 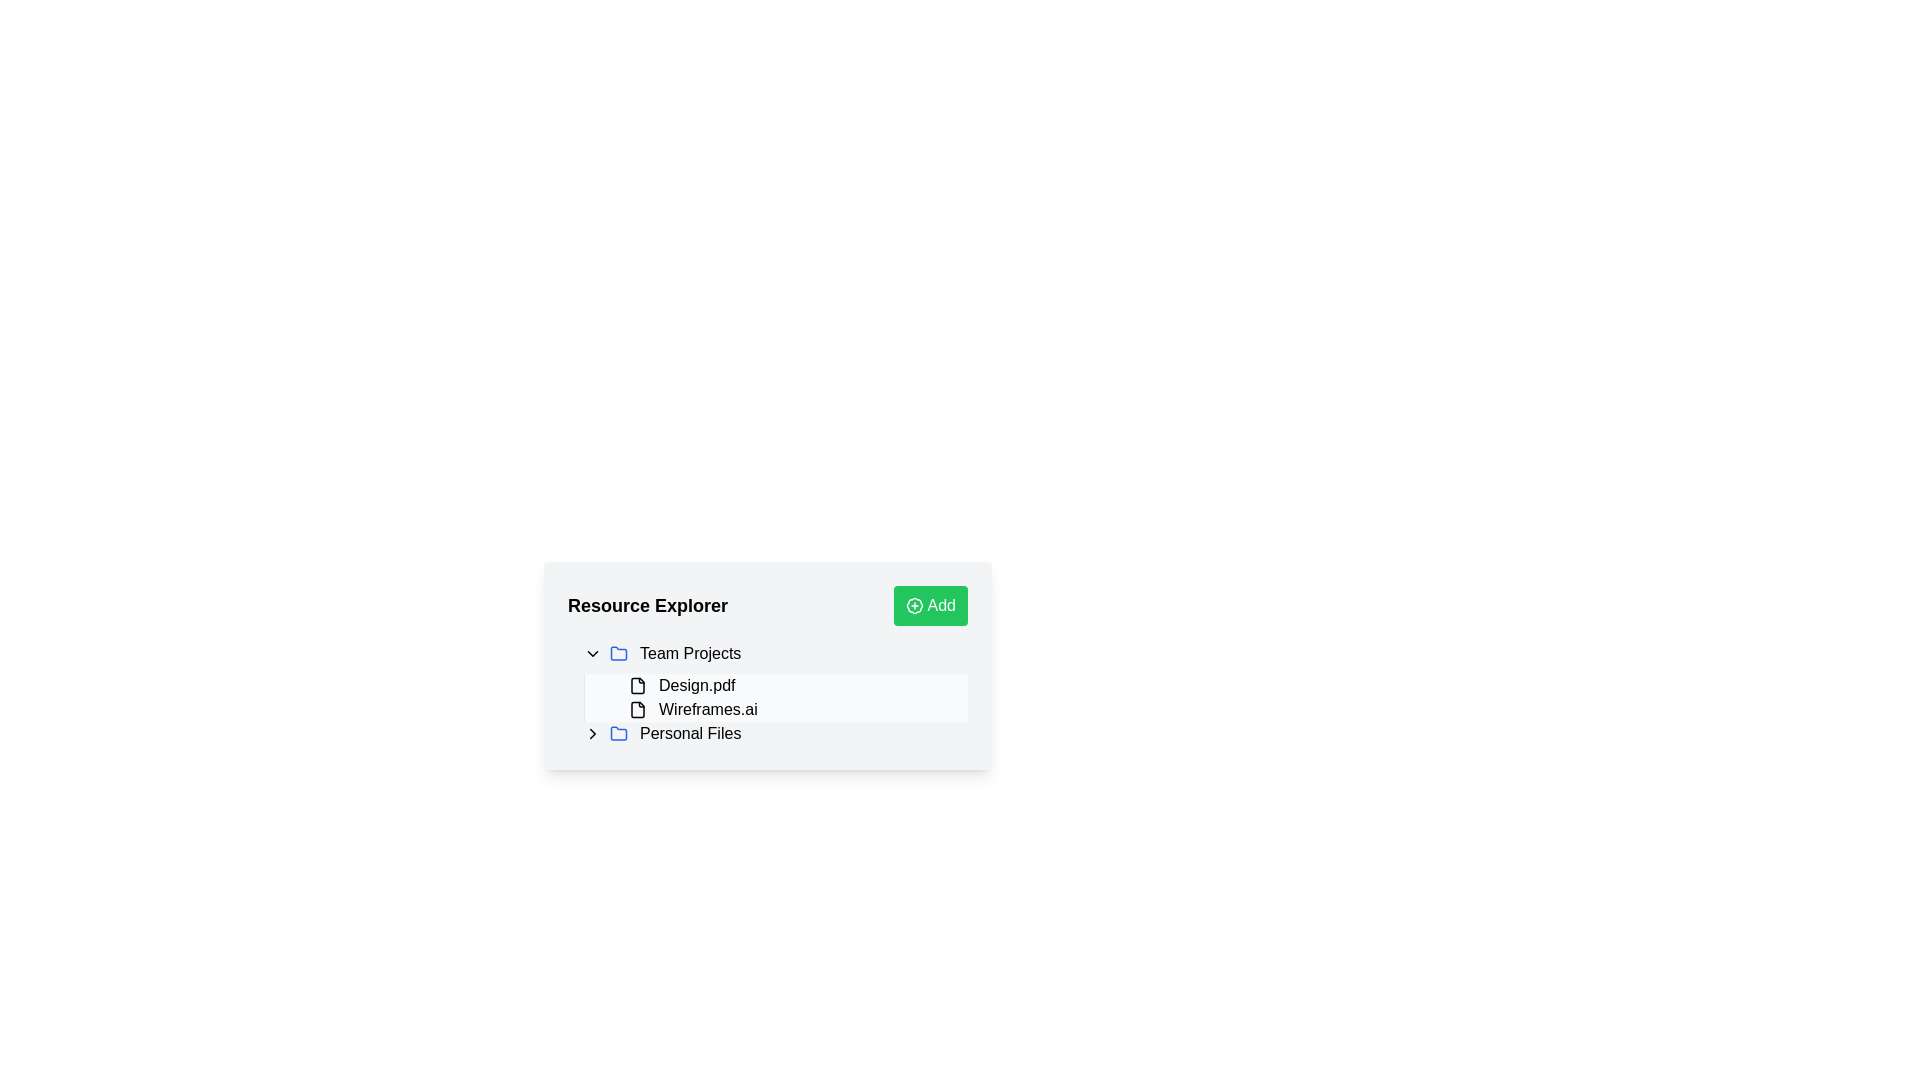 What do you see at coordinates (637, 708) in the screenshot?
I see `the File type icon located next to the 'Wireframes.ai' text file entry` at bounding box center [637, 708].